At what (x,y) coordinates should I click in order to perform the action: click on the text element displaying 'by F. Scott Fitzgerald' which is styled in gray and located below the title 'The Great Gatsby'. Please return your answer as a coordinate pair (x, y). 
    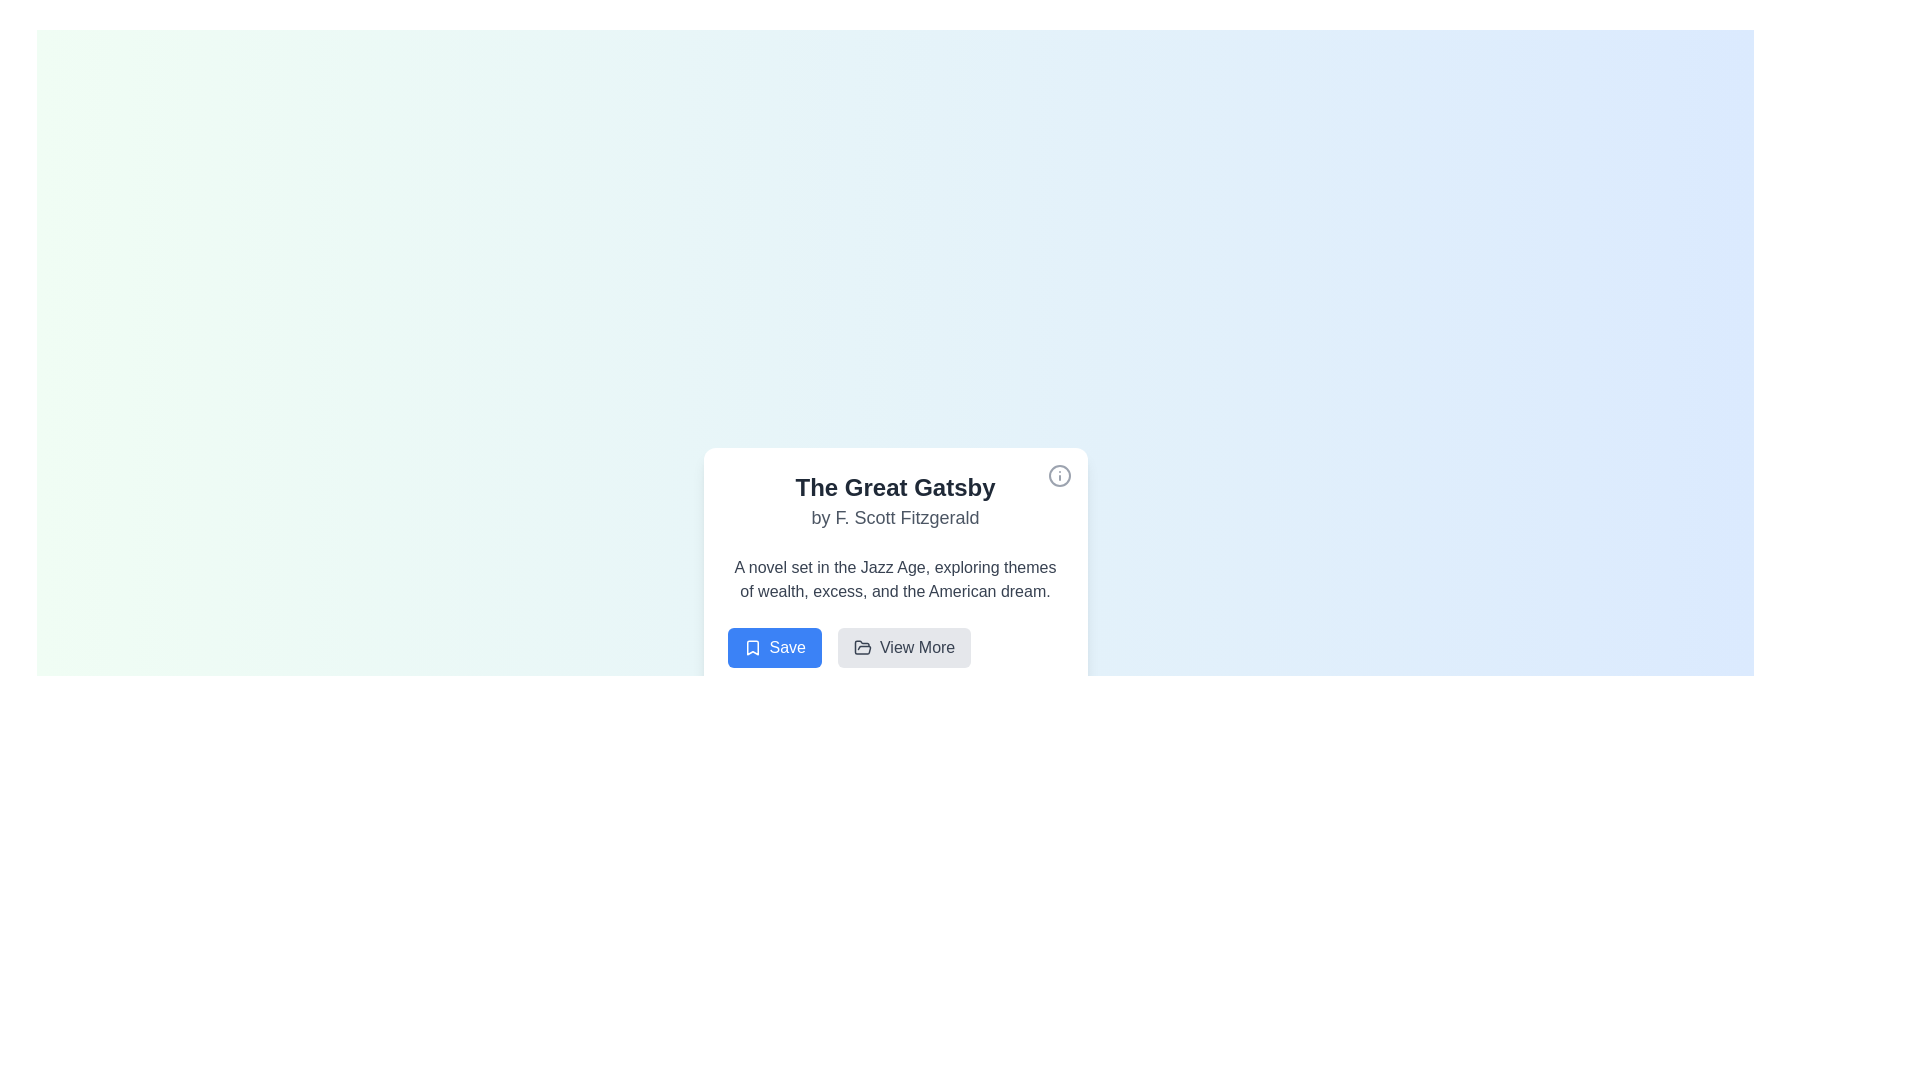
    Looking at the image, I should click on (894, 516).